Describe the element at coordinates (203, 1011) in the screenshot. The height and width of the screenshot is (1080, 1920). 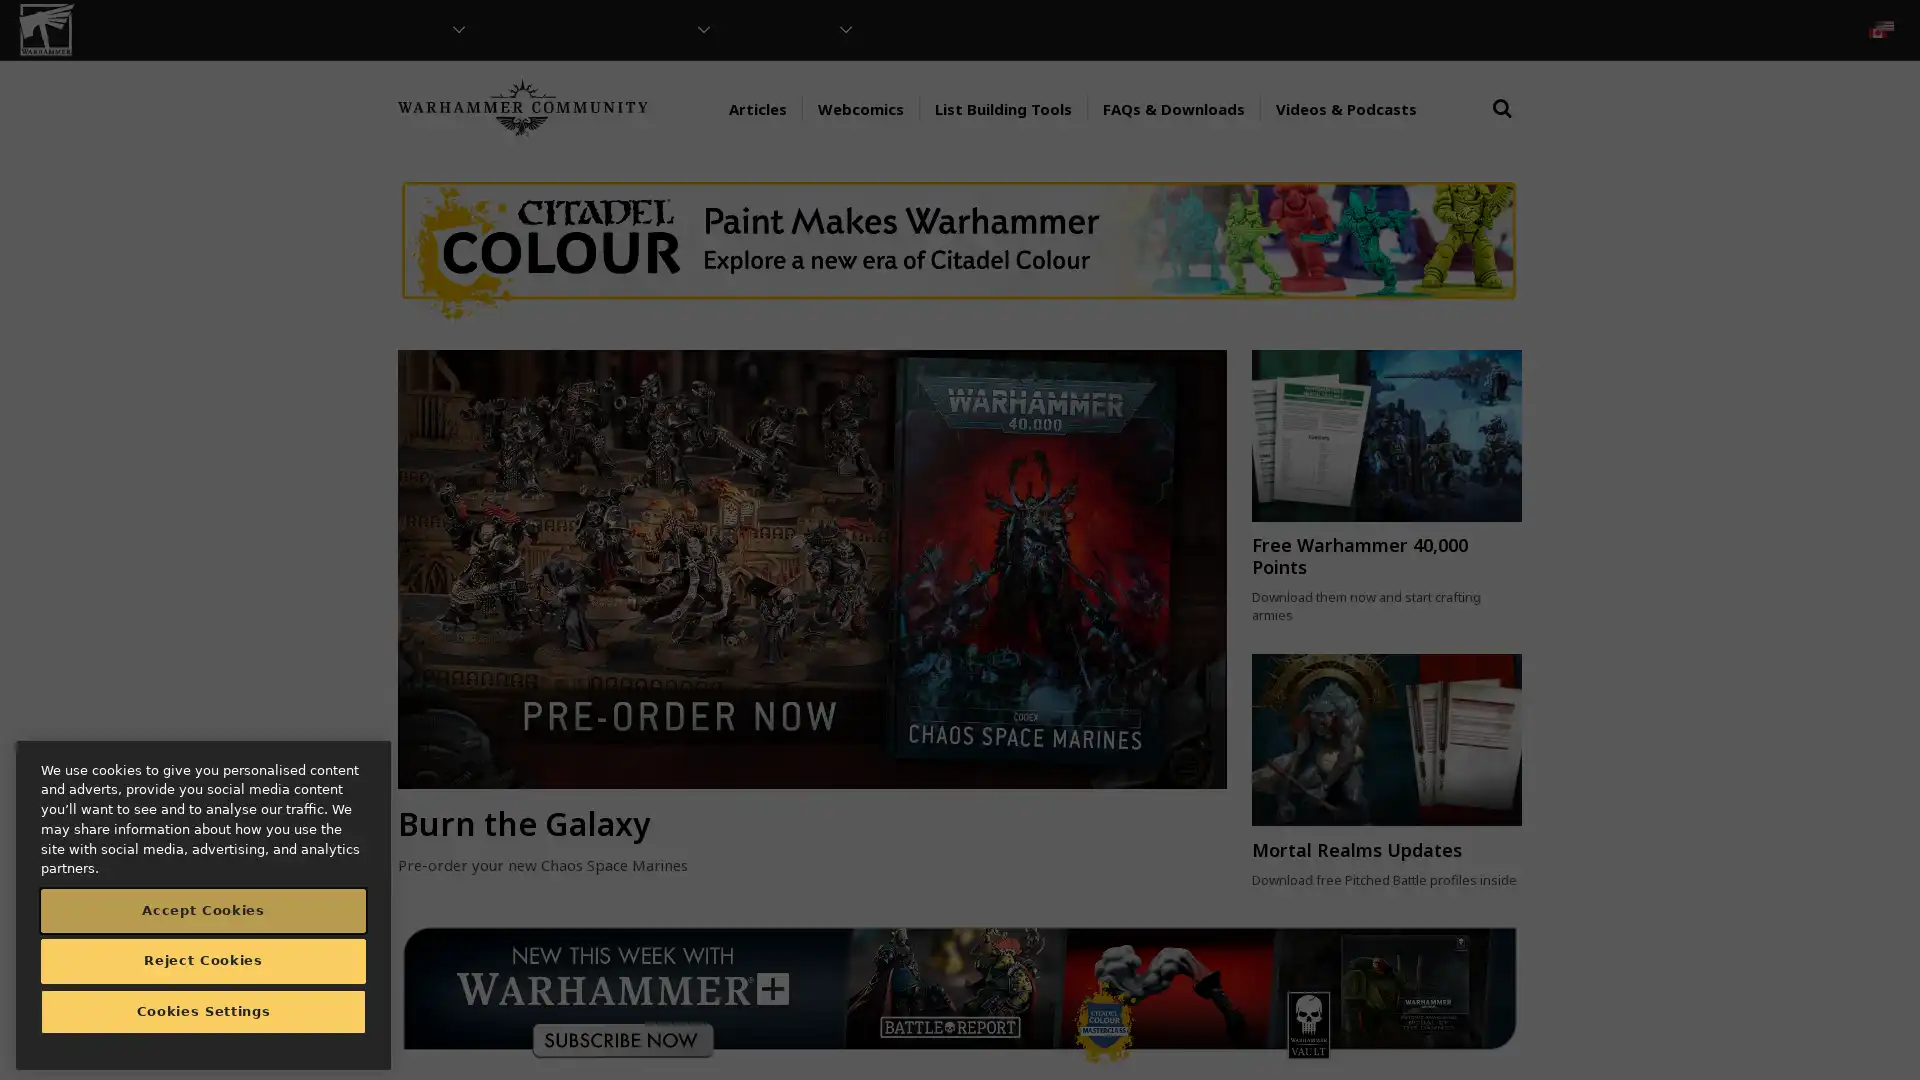
I see `Cookies Settings` at that location.